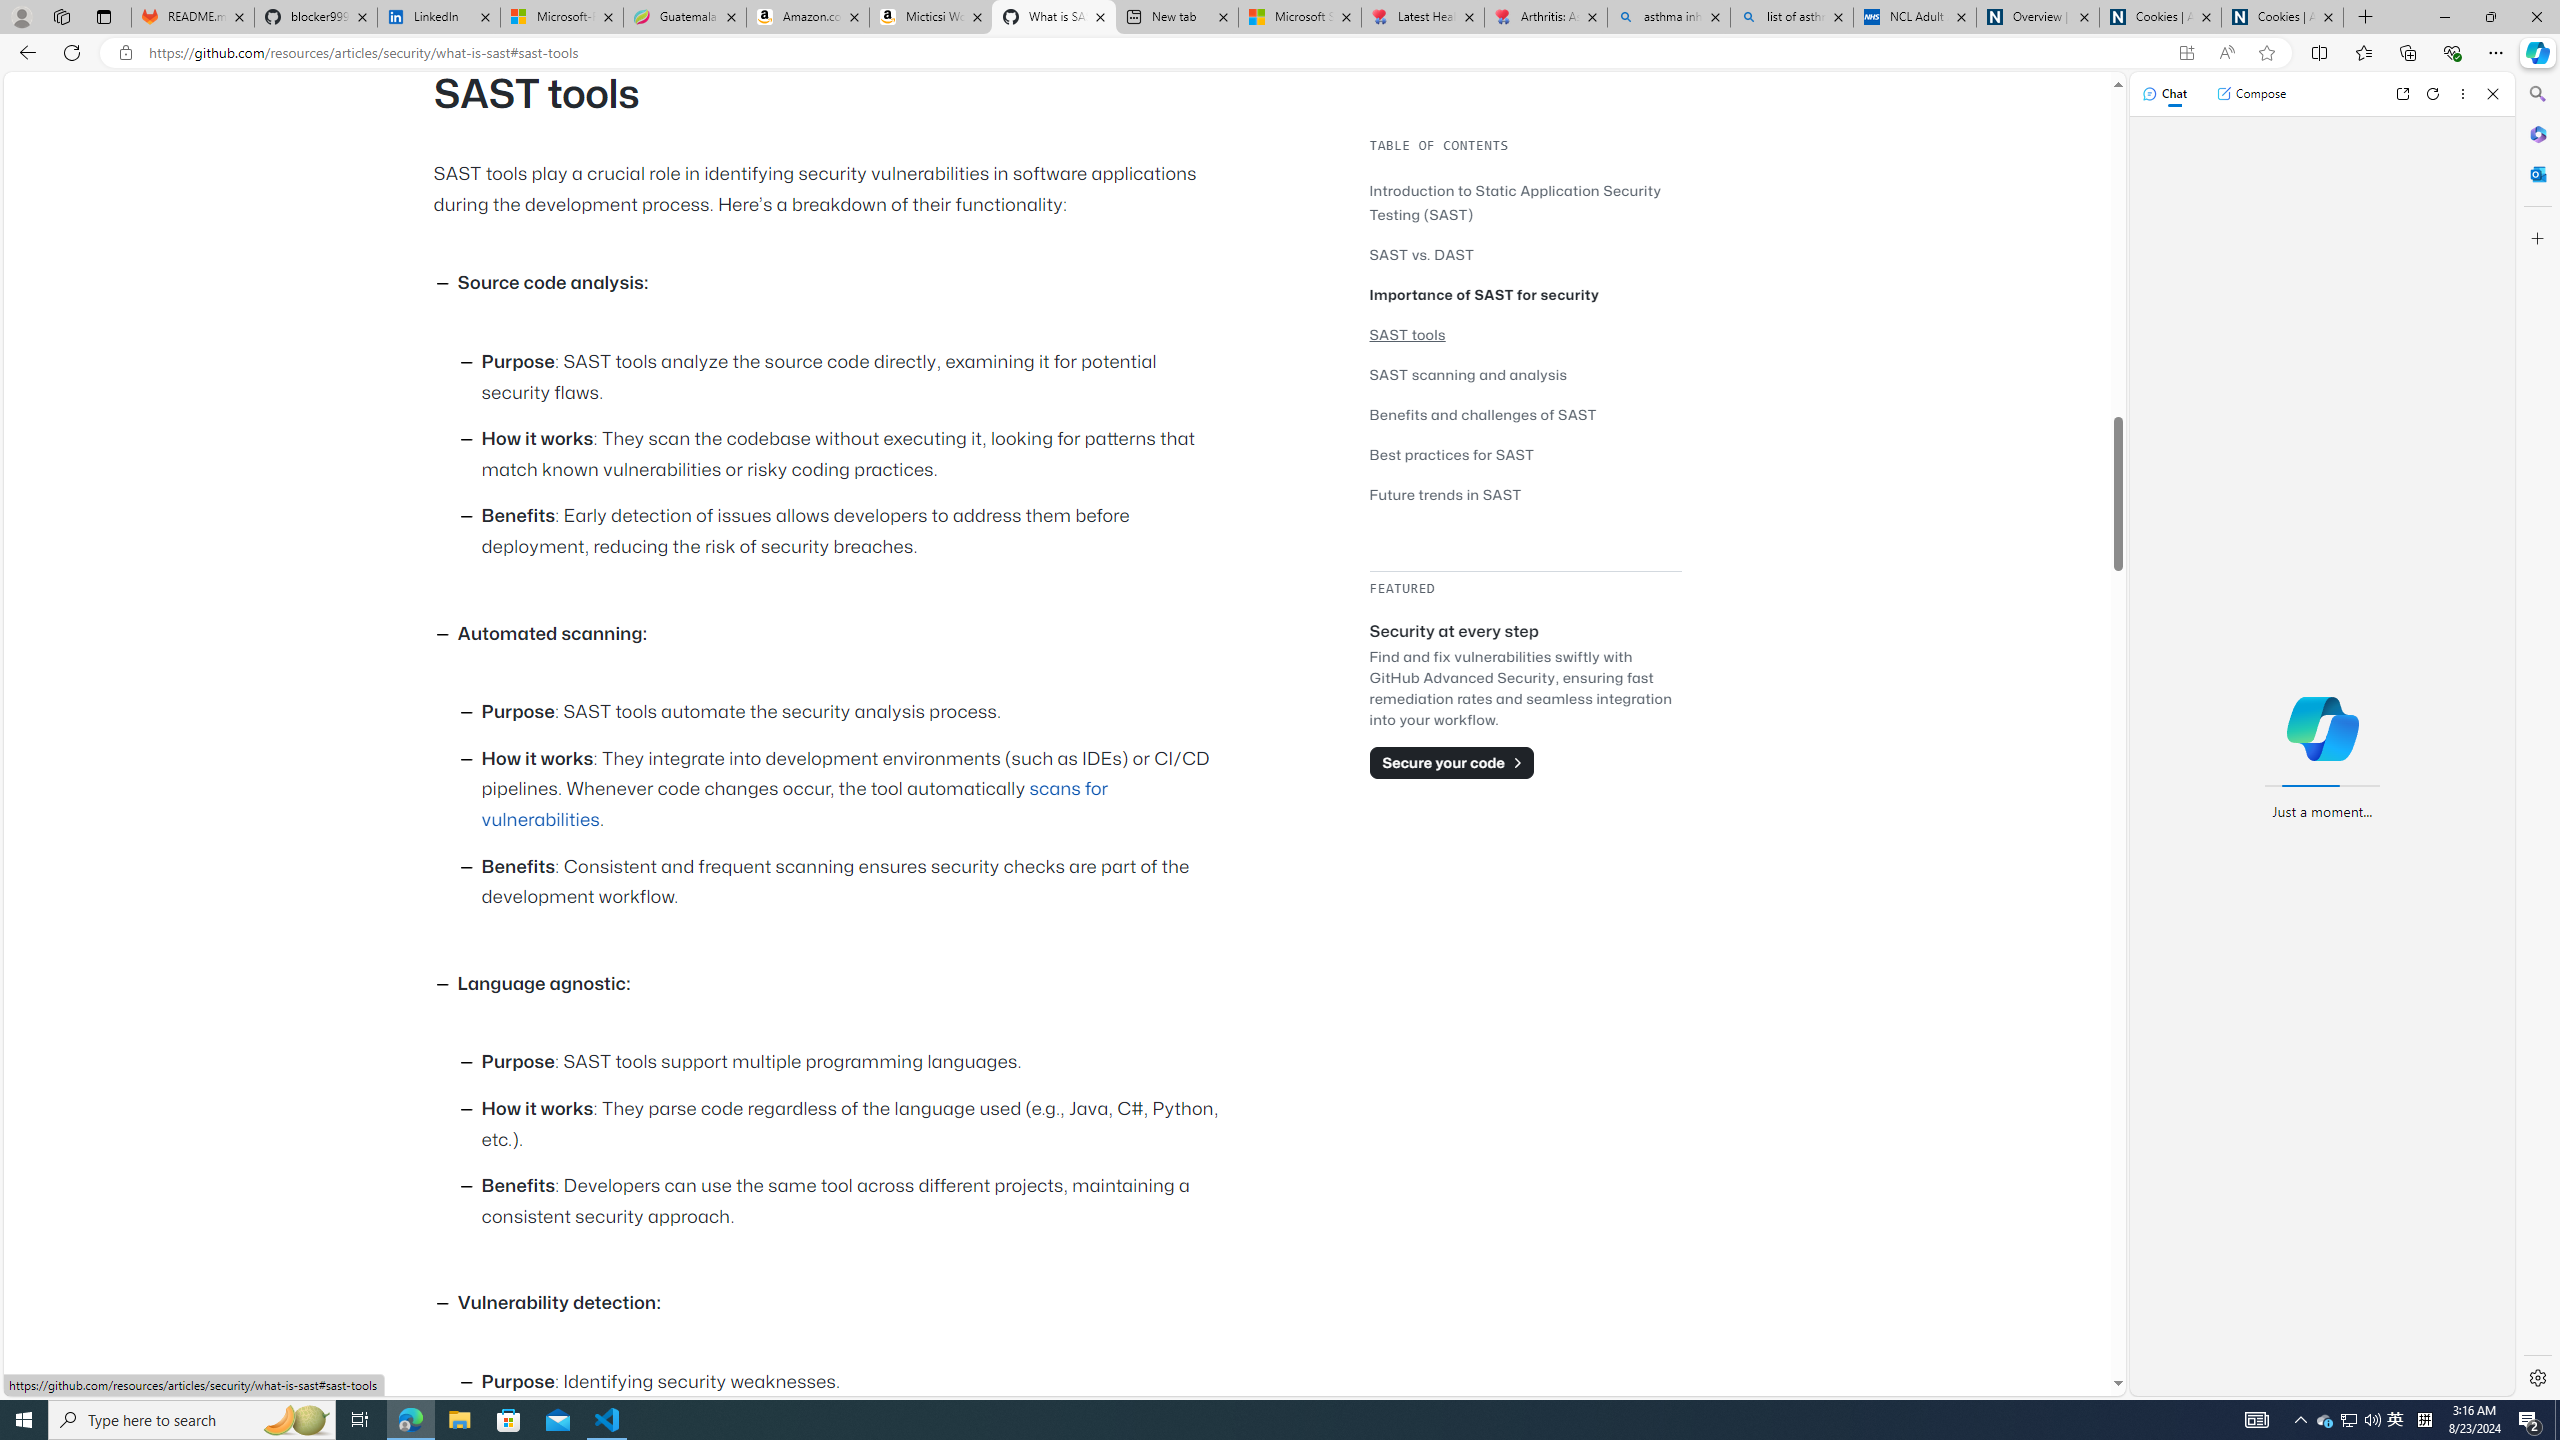  Describe the element at coordinates (855, 1382) in the screenshot. I see `'Purpose: Identifying security weaknesses.'` at that location.